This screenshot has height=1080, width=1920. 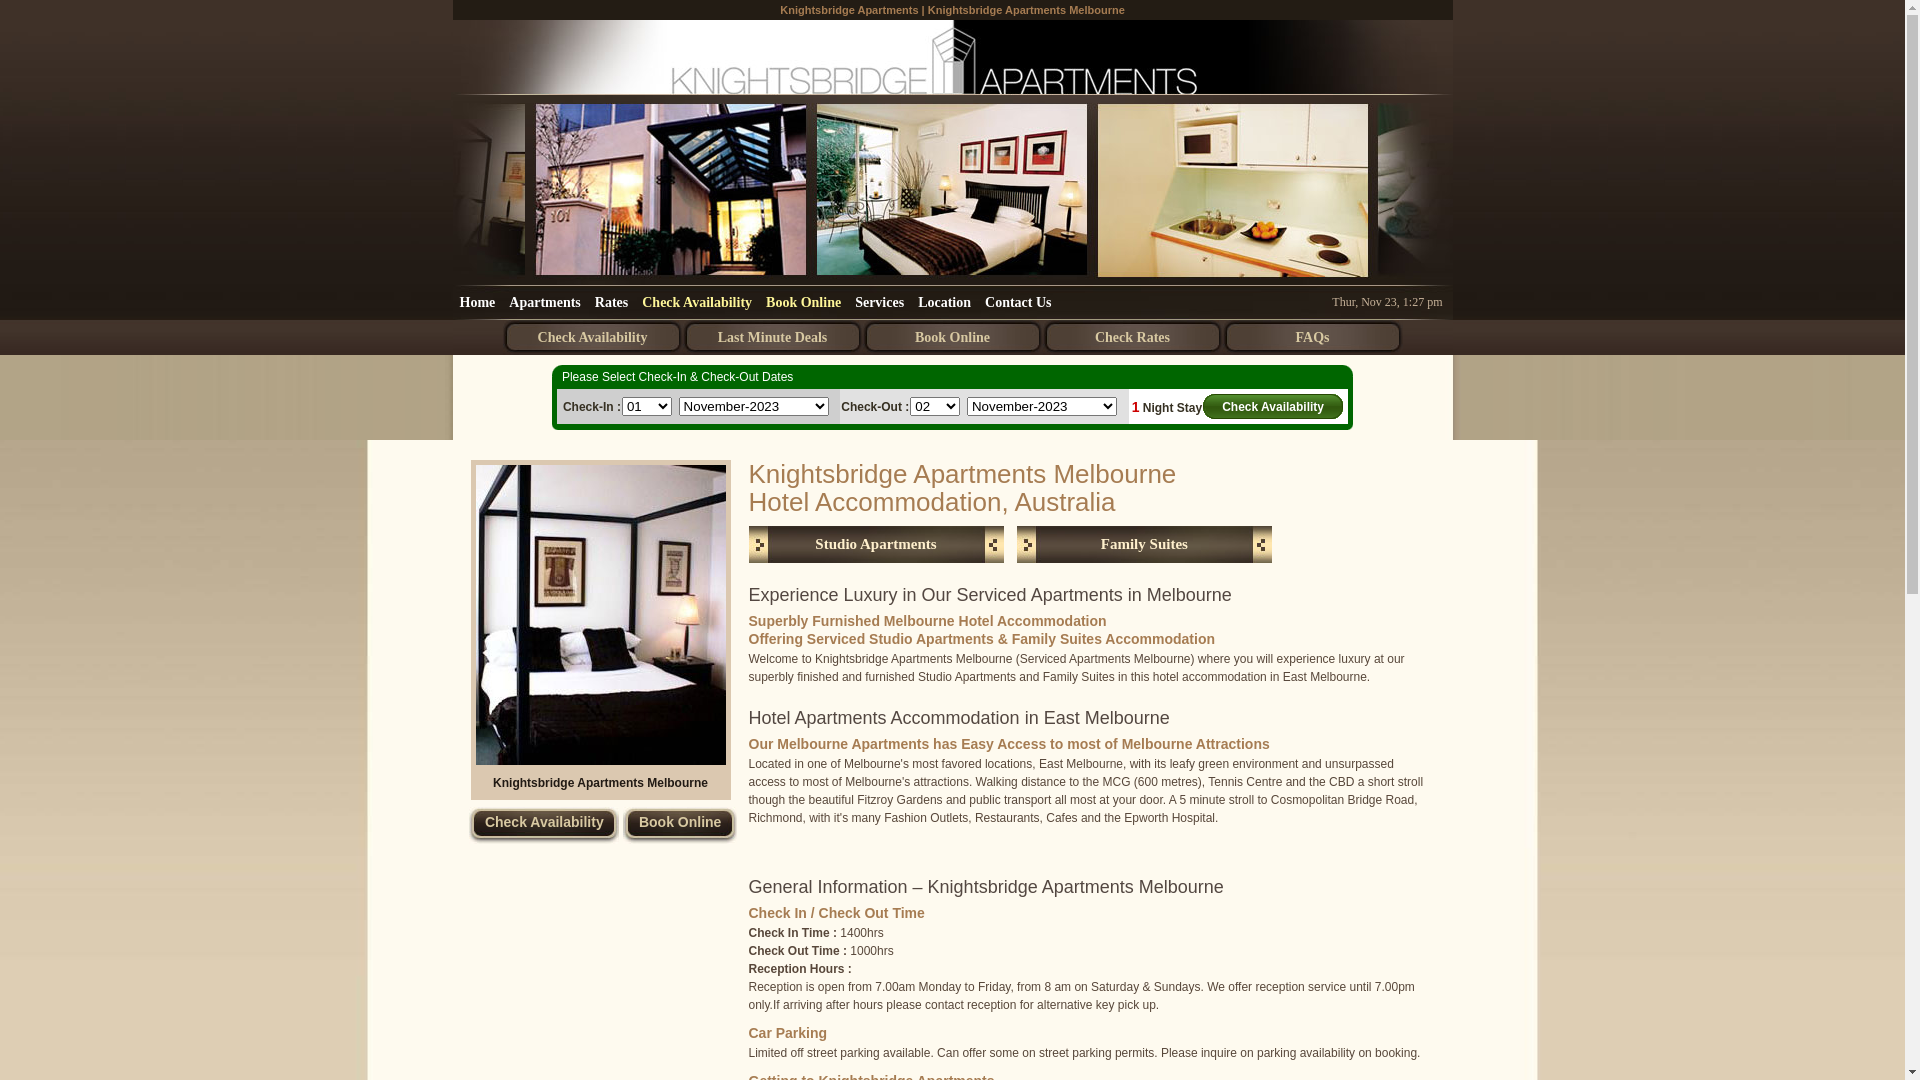 What do you see at coordinates (680, 825) in the screenshot?
I see `'Book Online'` at bounding box center [680, 825].